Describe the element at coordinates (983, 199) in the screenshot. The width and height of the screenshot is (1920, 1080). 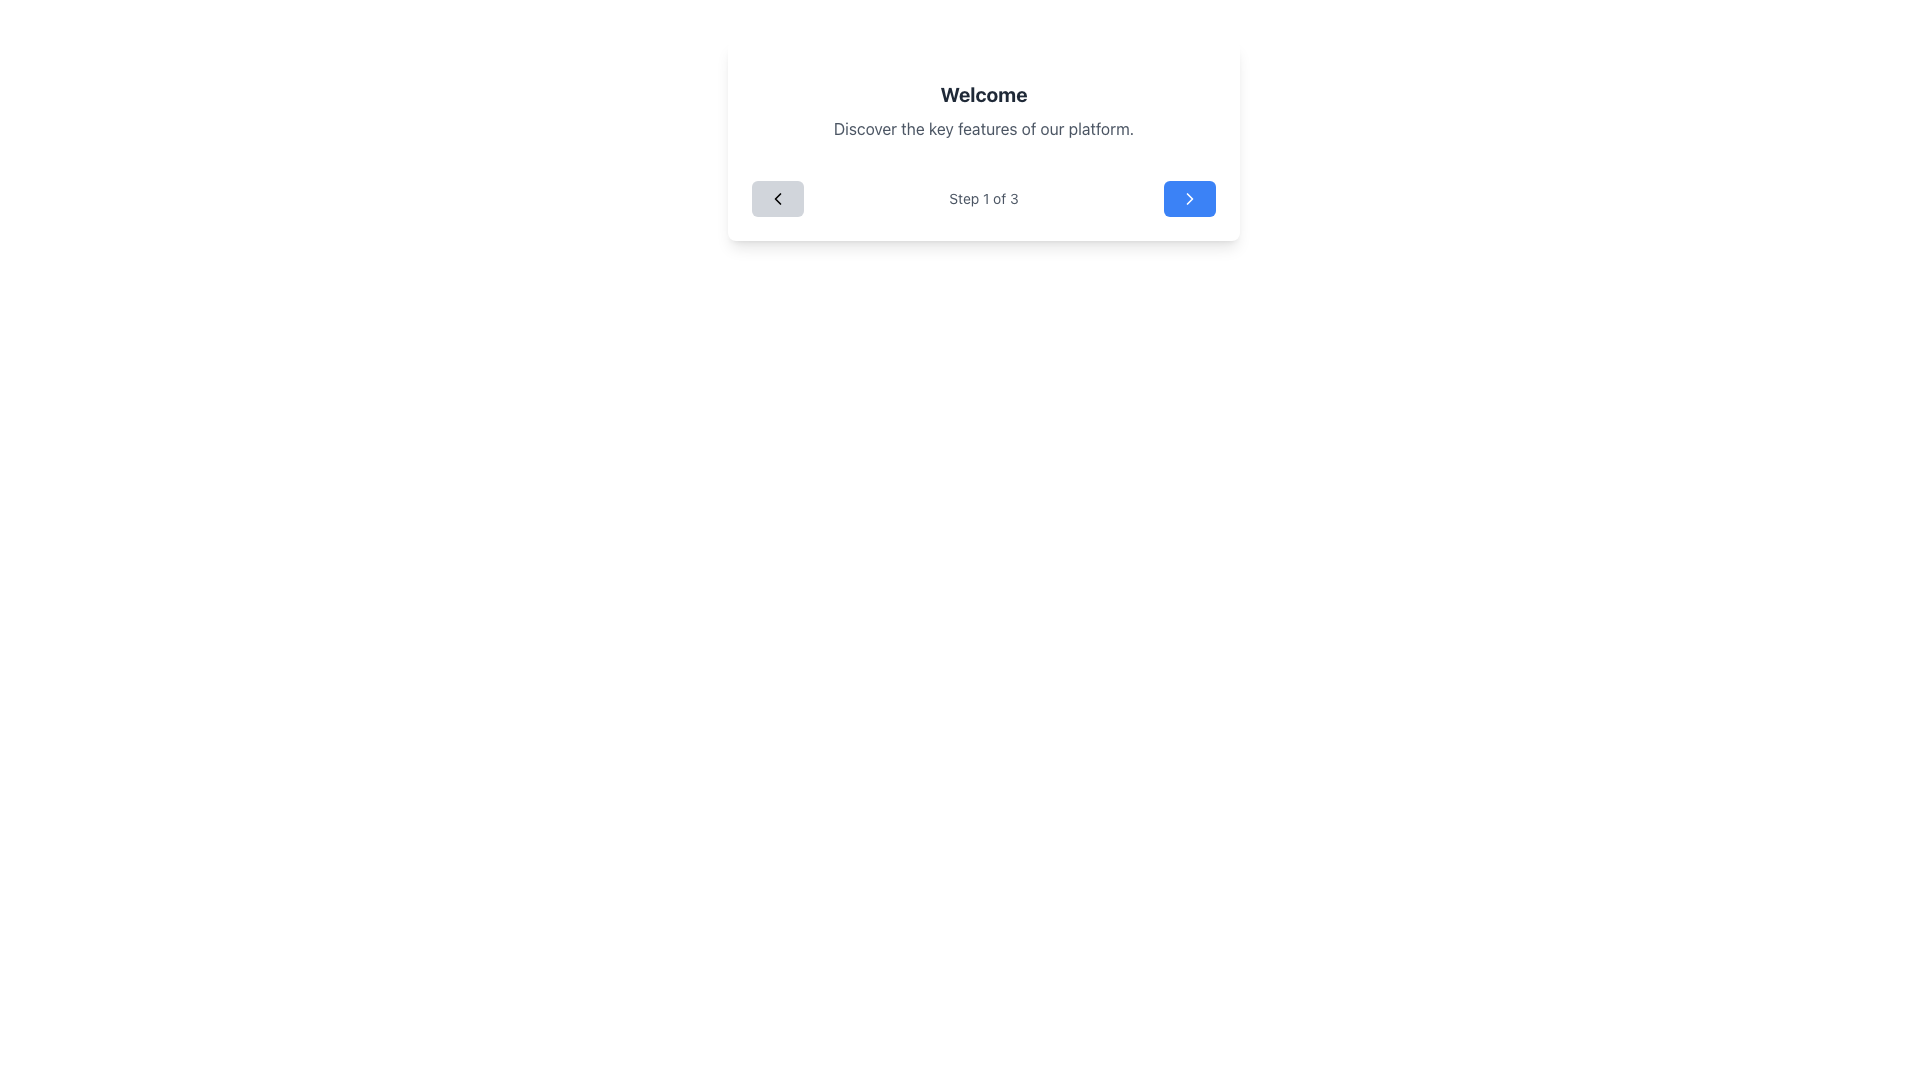
I see `the static text element displaying 'Step 1 of 3' in a small gray font, located centrally in the lower part of the white card interface` at that location.